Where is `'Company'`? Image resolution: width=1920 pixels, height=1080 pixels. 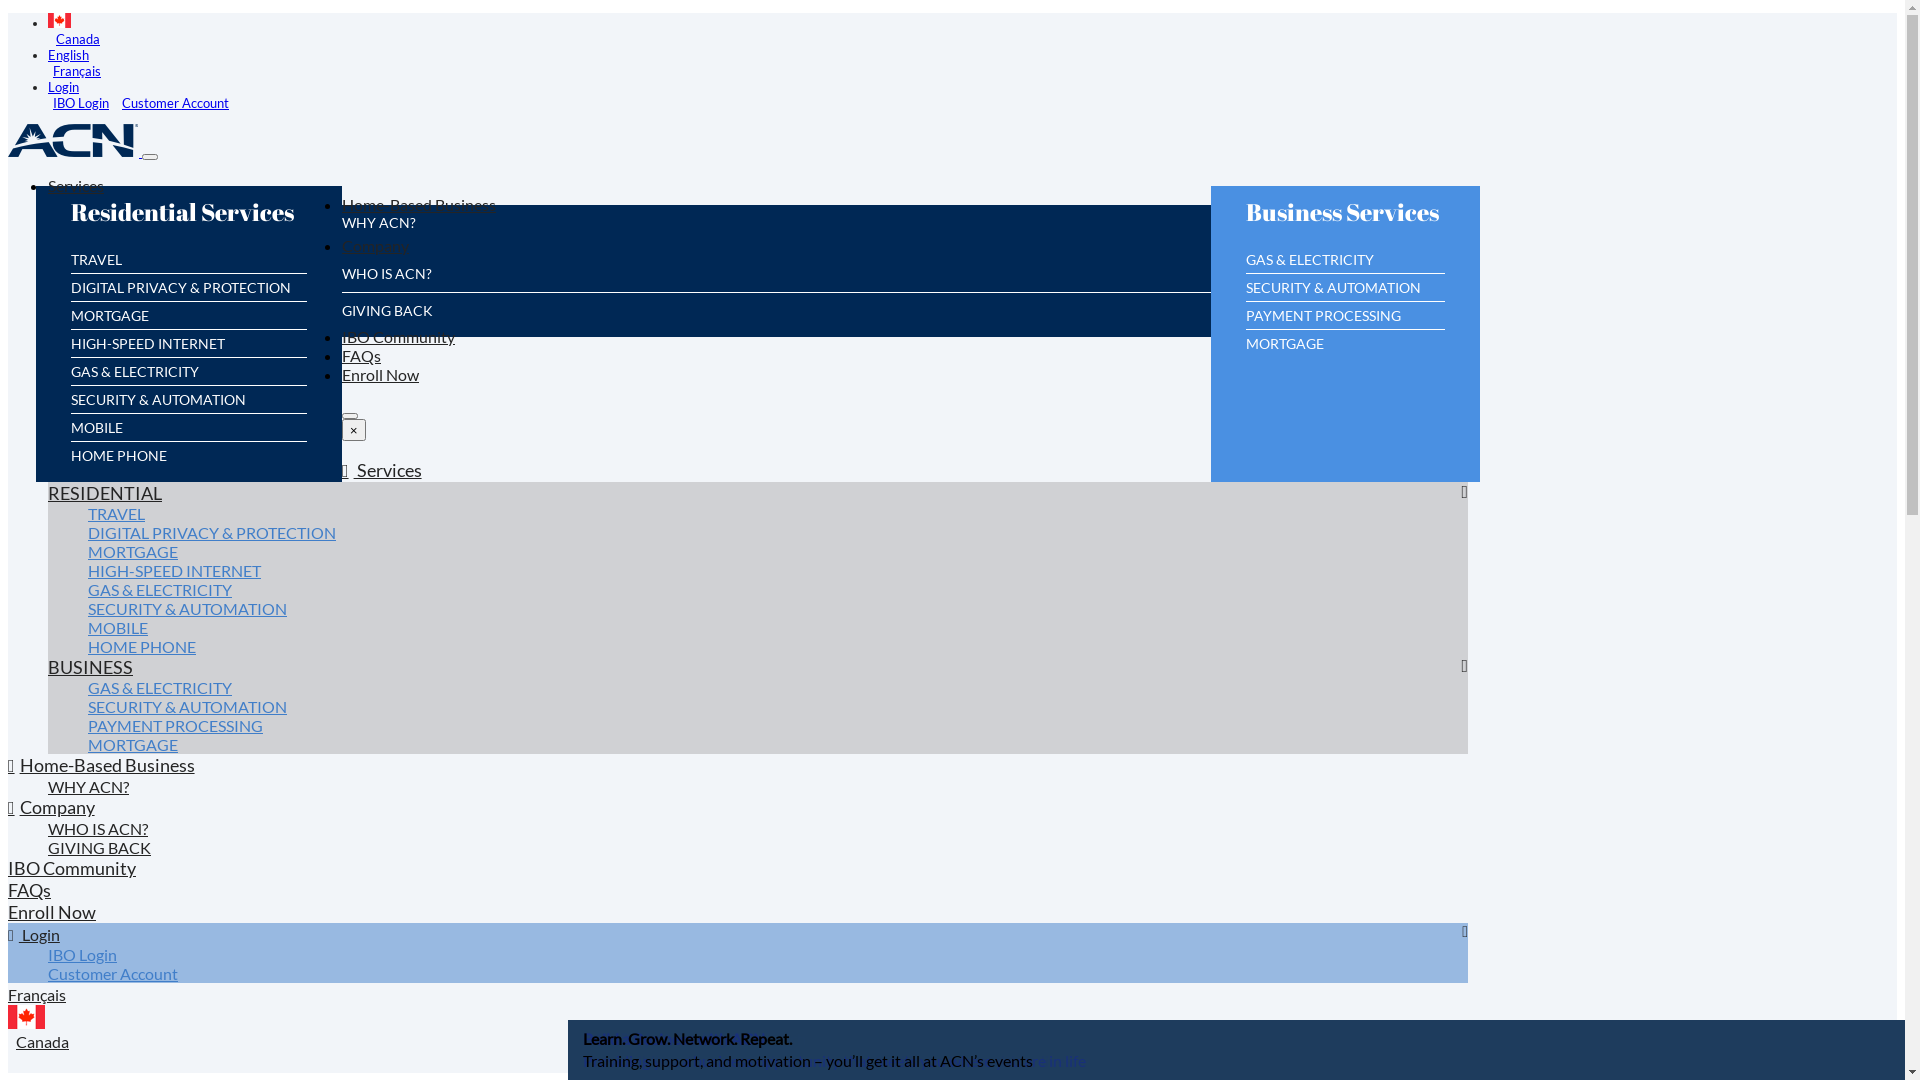 'Company' is located at coordinates (341, 252).